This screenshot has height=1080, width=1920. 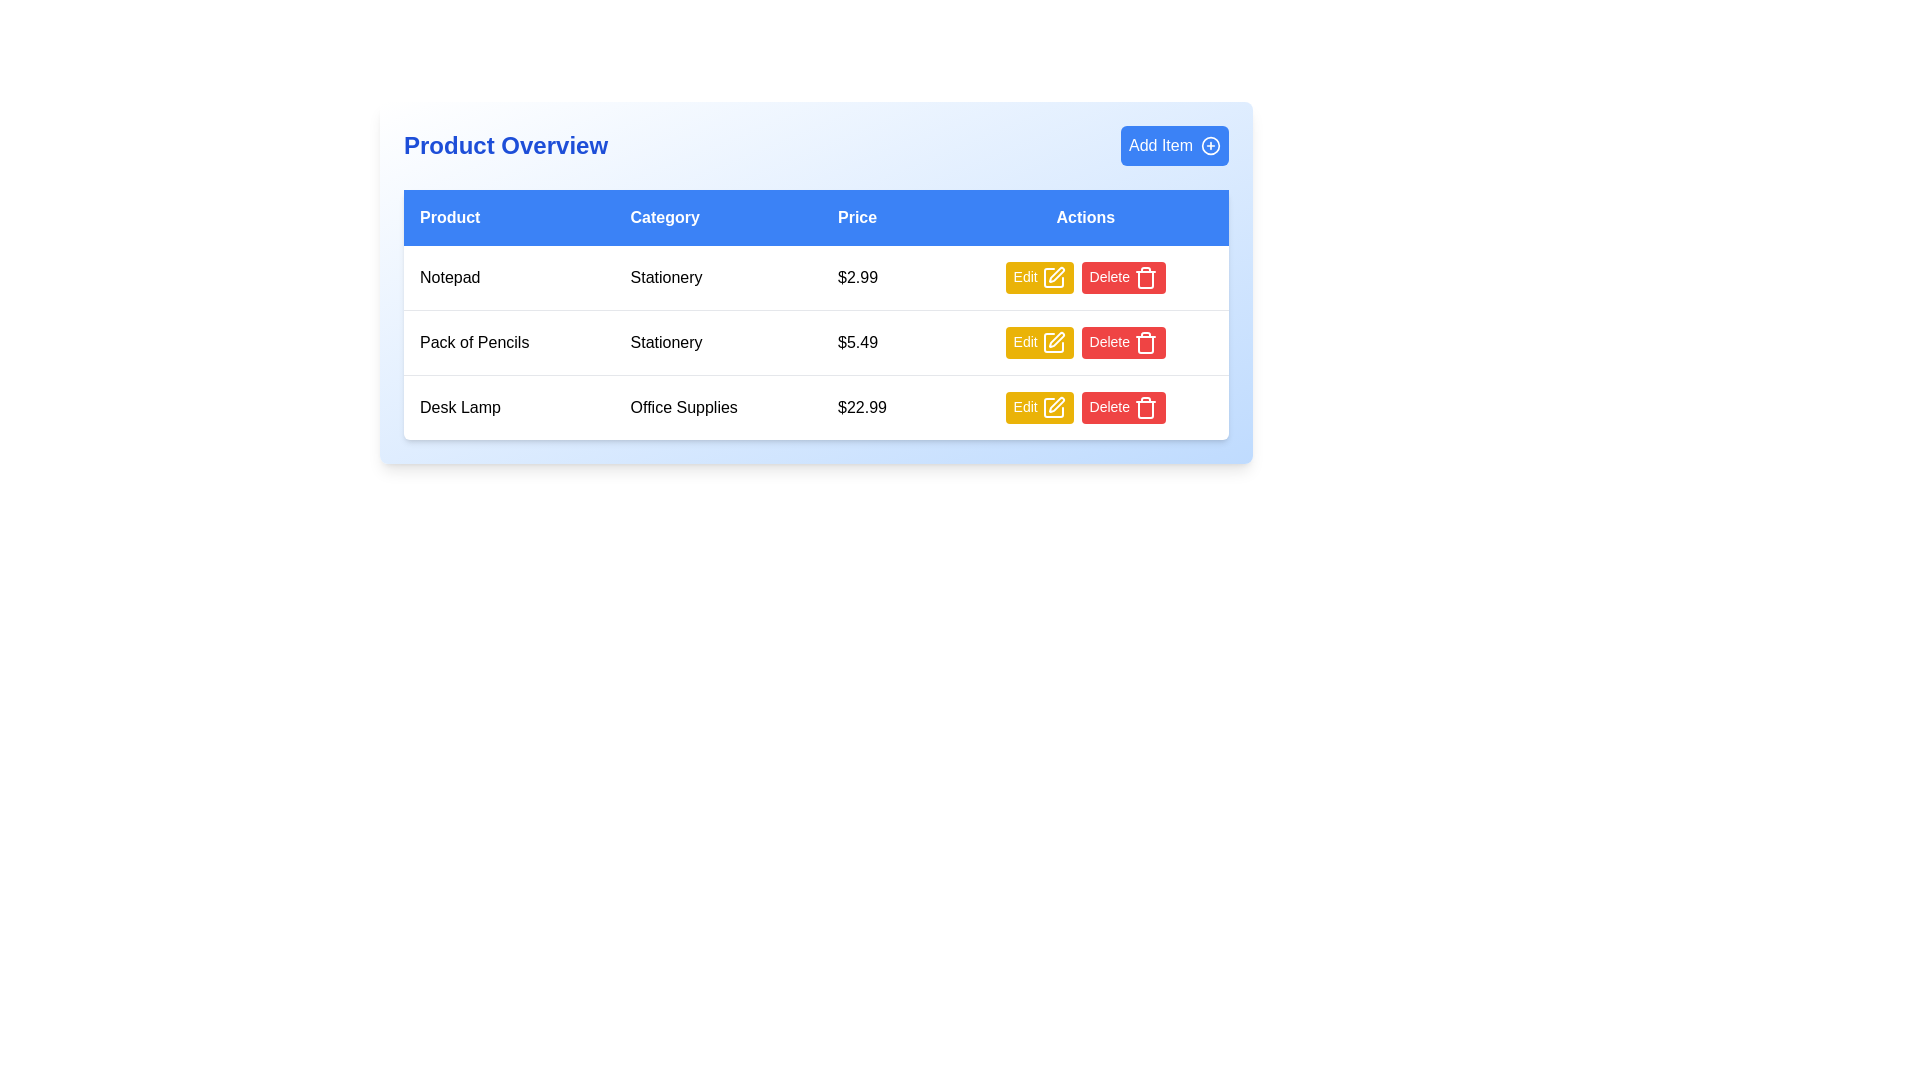 I want to click on the trash can icon located in the 'Actions' column of the third row, so click(x=1145, y=343).